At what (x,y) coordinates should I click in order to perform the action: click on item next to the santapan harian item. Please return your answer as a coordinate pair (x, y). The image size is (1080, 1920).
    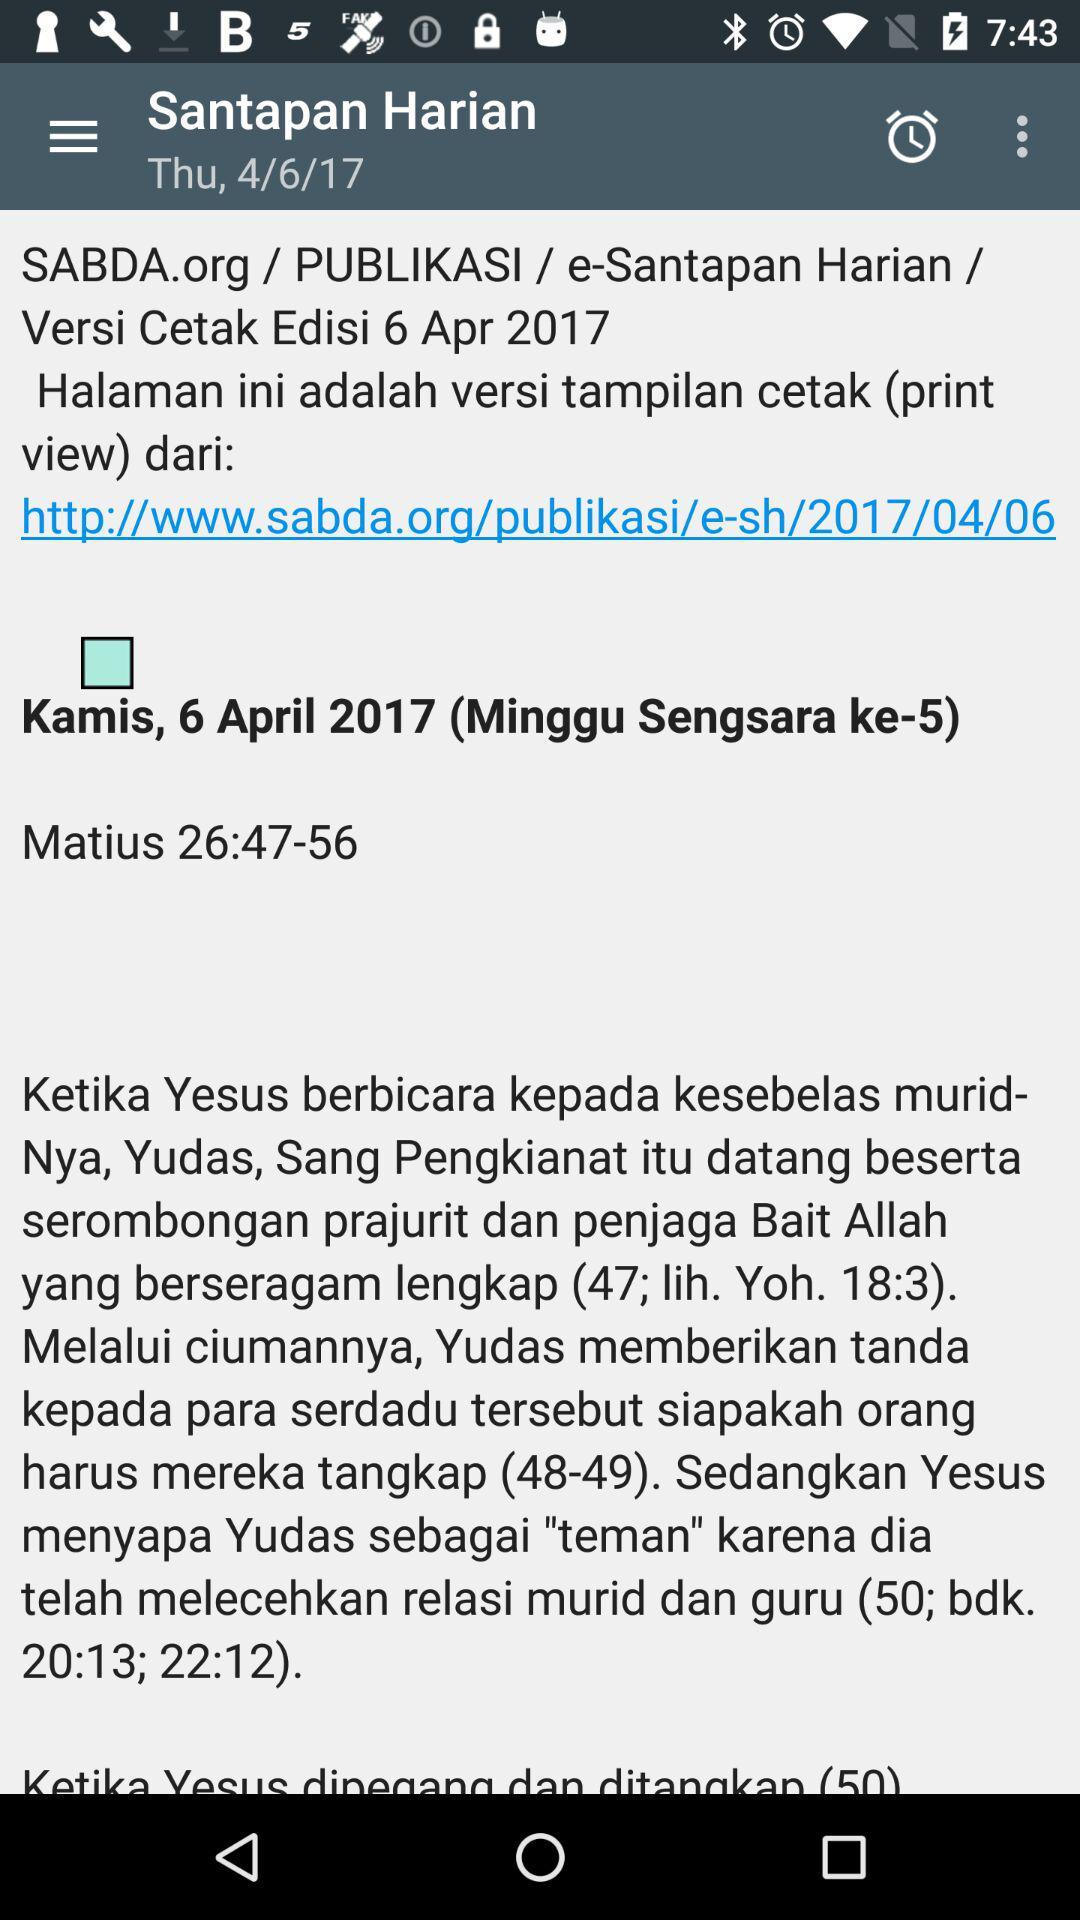
    Looking at the image, I should click on (911, 135).